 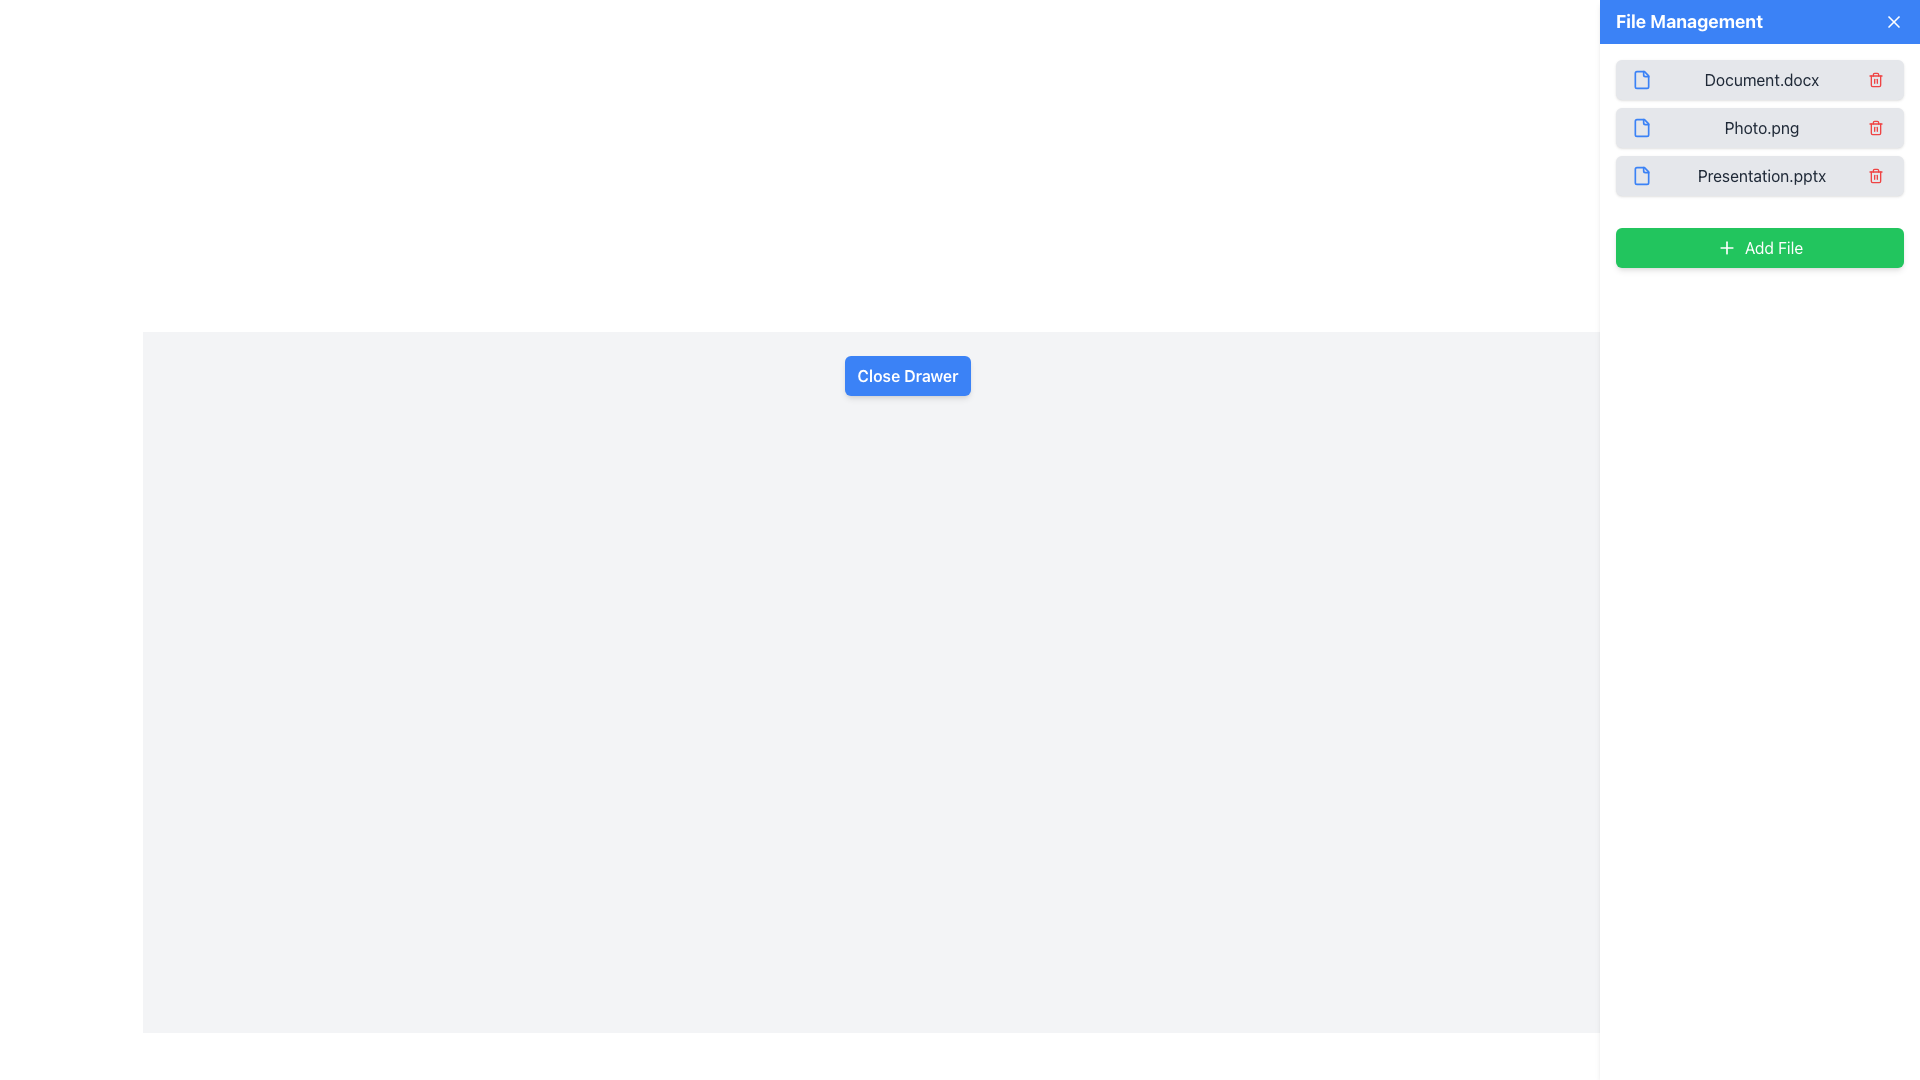 What do you see at coordinates (1760, 127) in the screenshot?
I see `the file element representing 'Photo.png' in the file management interface` at bounding box center [1760, 127].